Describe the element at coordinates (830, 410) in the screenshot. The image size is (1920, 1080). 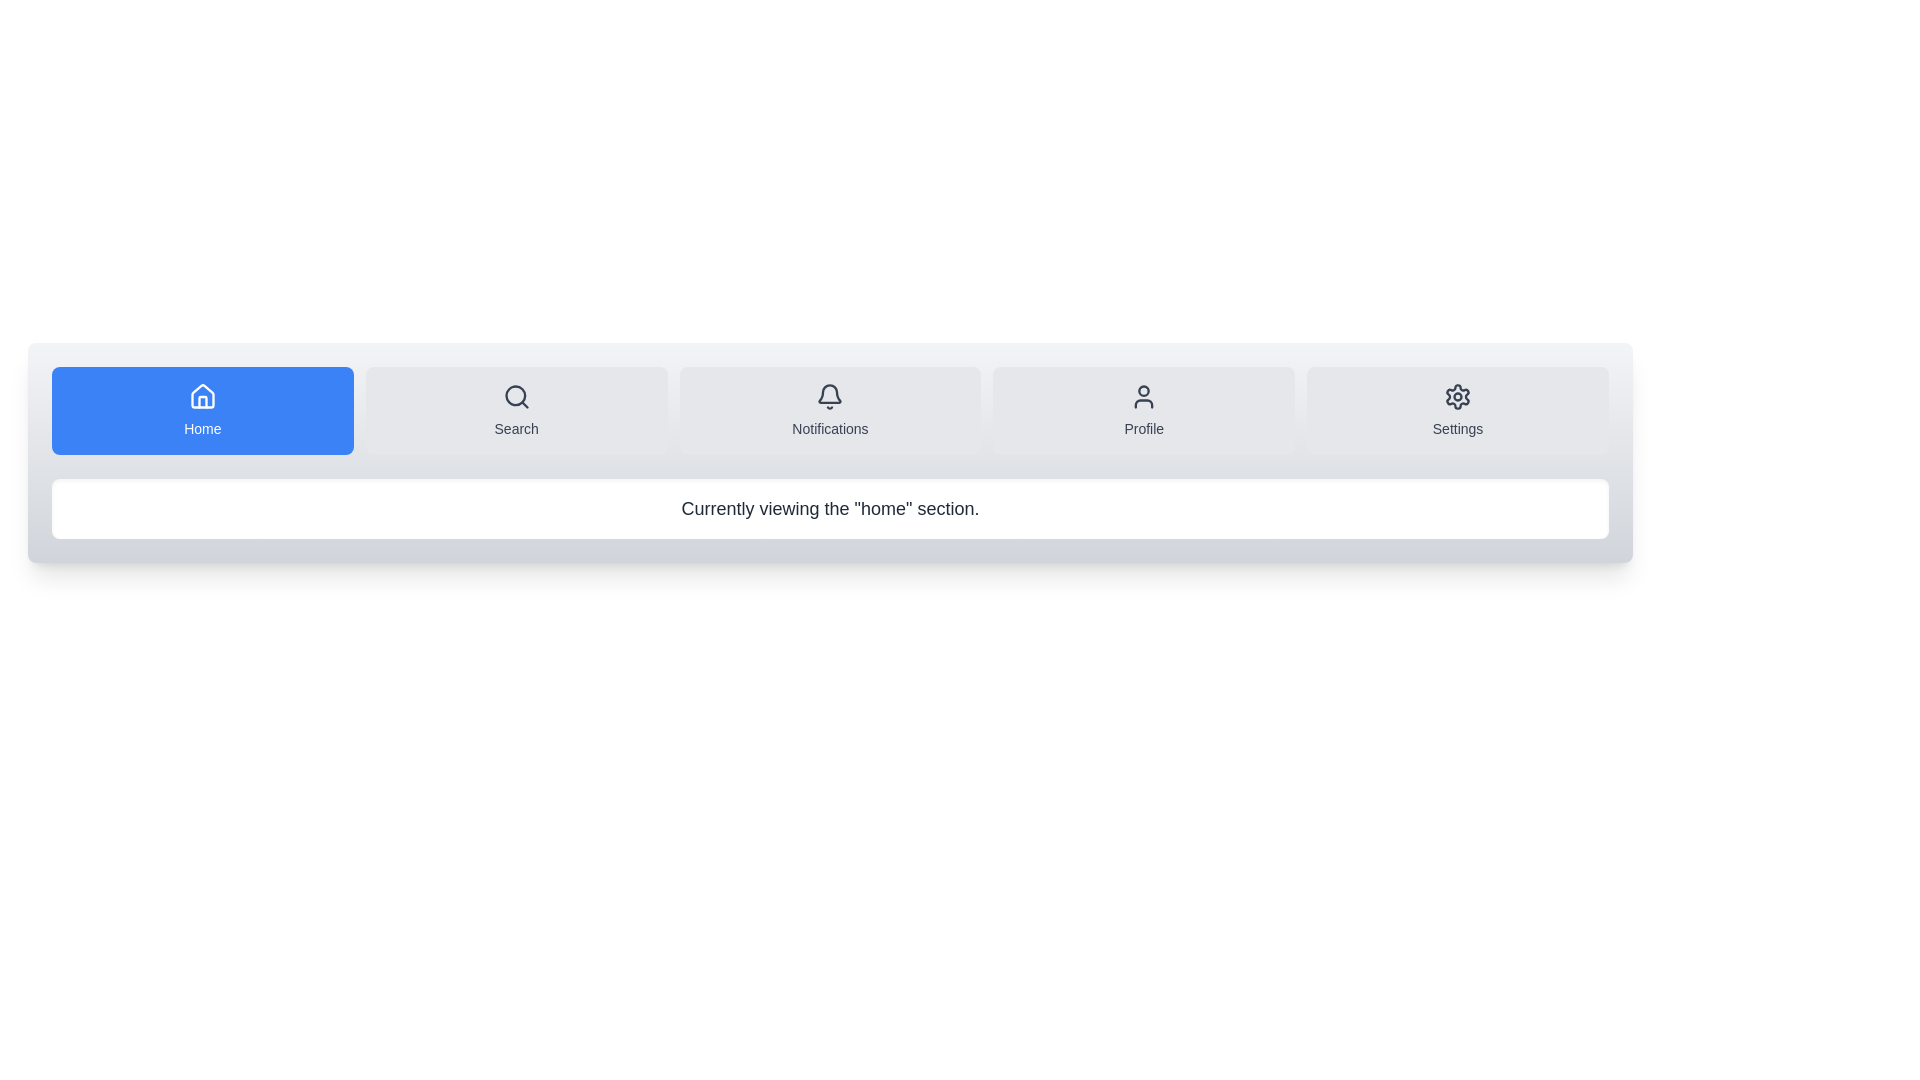
I see `the third element of the Navigation bar, which is Notifications` at that location.